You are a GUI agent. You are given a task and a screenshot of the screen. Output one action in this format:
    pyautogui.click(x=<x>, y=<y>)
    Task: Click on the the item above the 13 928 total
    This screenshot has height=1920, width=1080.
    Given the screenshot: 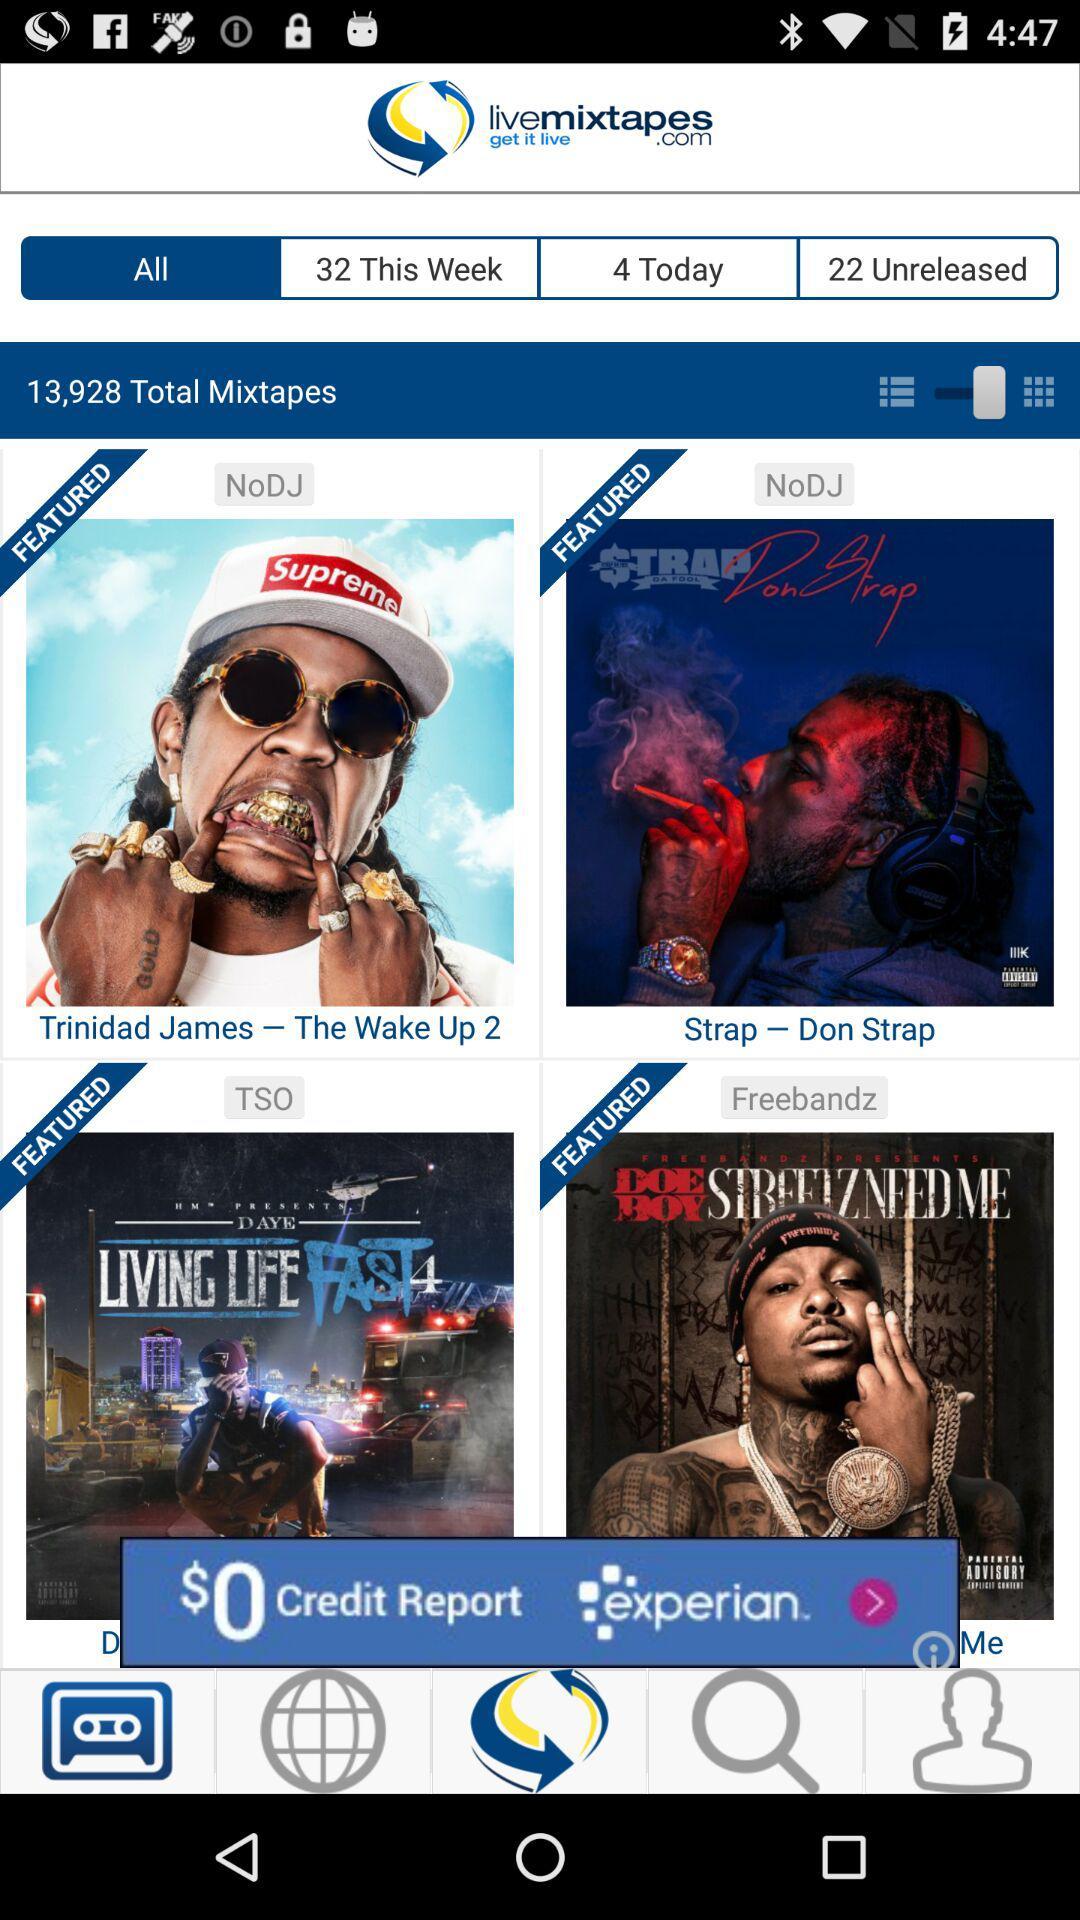 What is the action you would take?
    pyautogui.click(x=149, y=267)
    